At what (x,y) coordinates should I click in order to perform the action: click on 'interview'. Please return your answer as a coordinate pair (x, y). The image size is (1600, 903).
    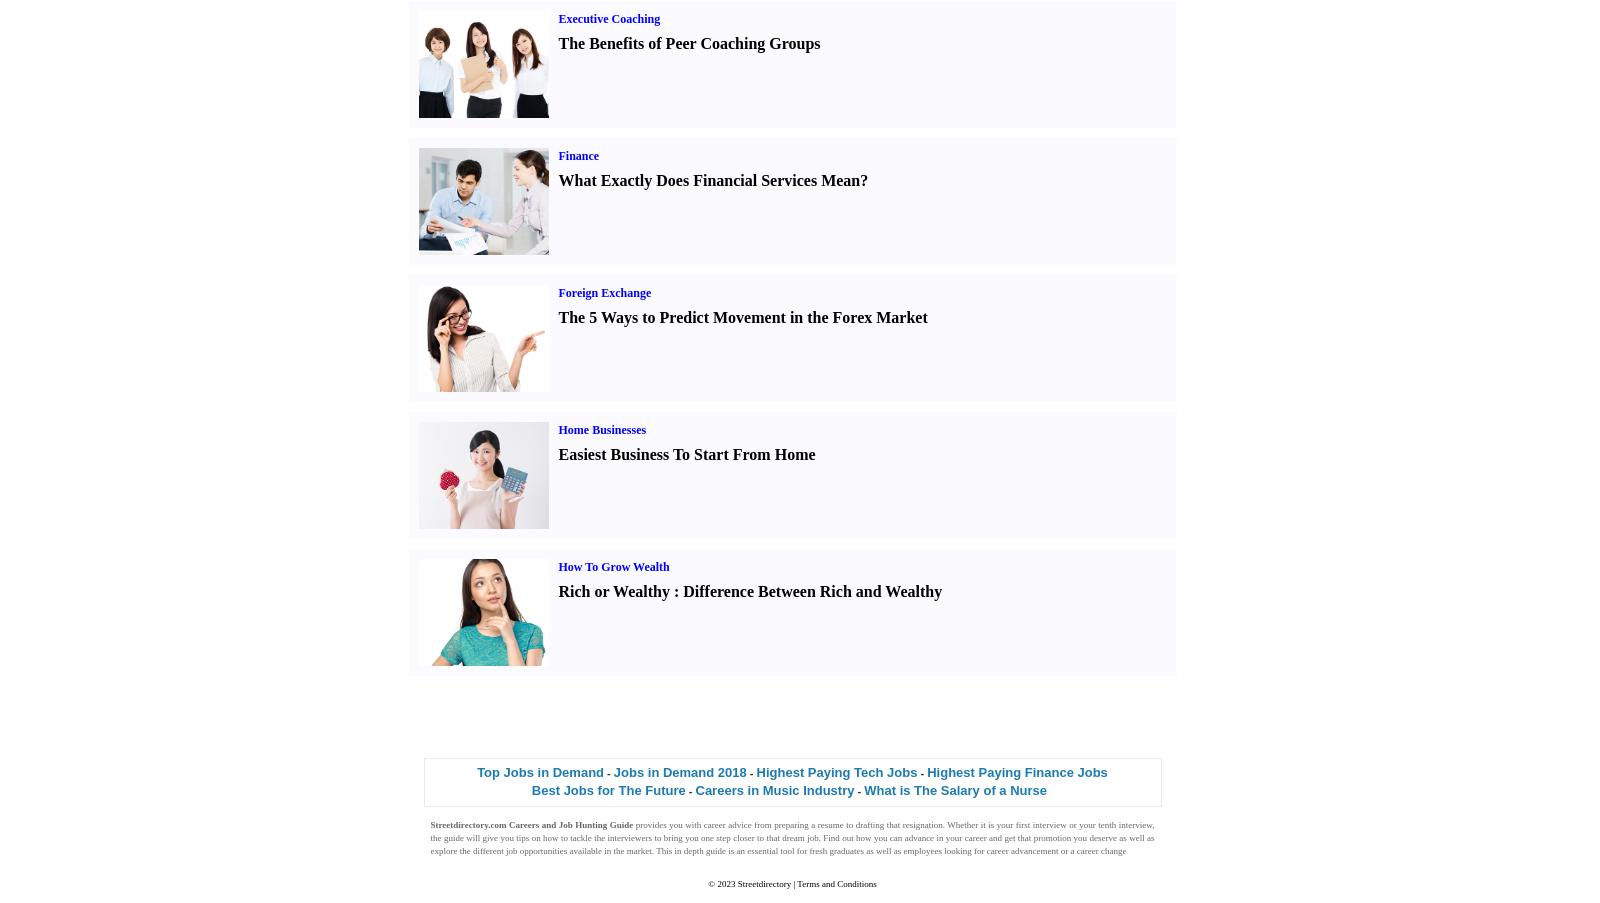
    Looking at the image, I should click on (1048, 822).